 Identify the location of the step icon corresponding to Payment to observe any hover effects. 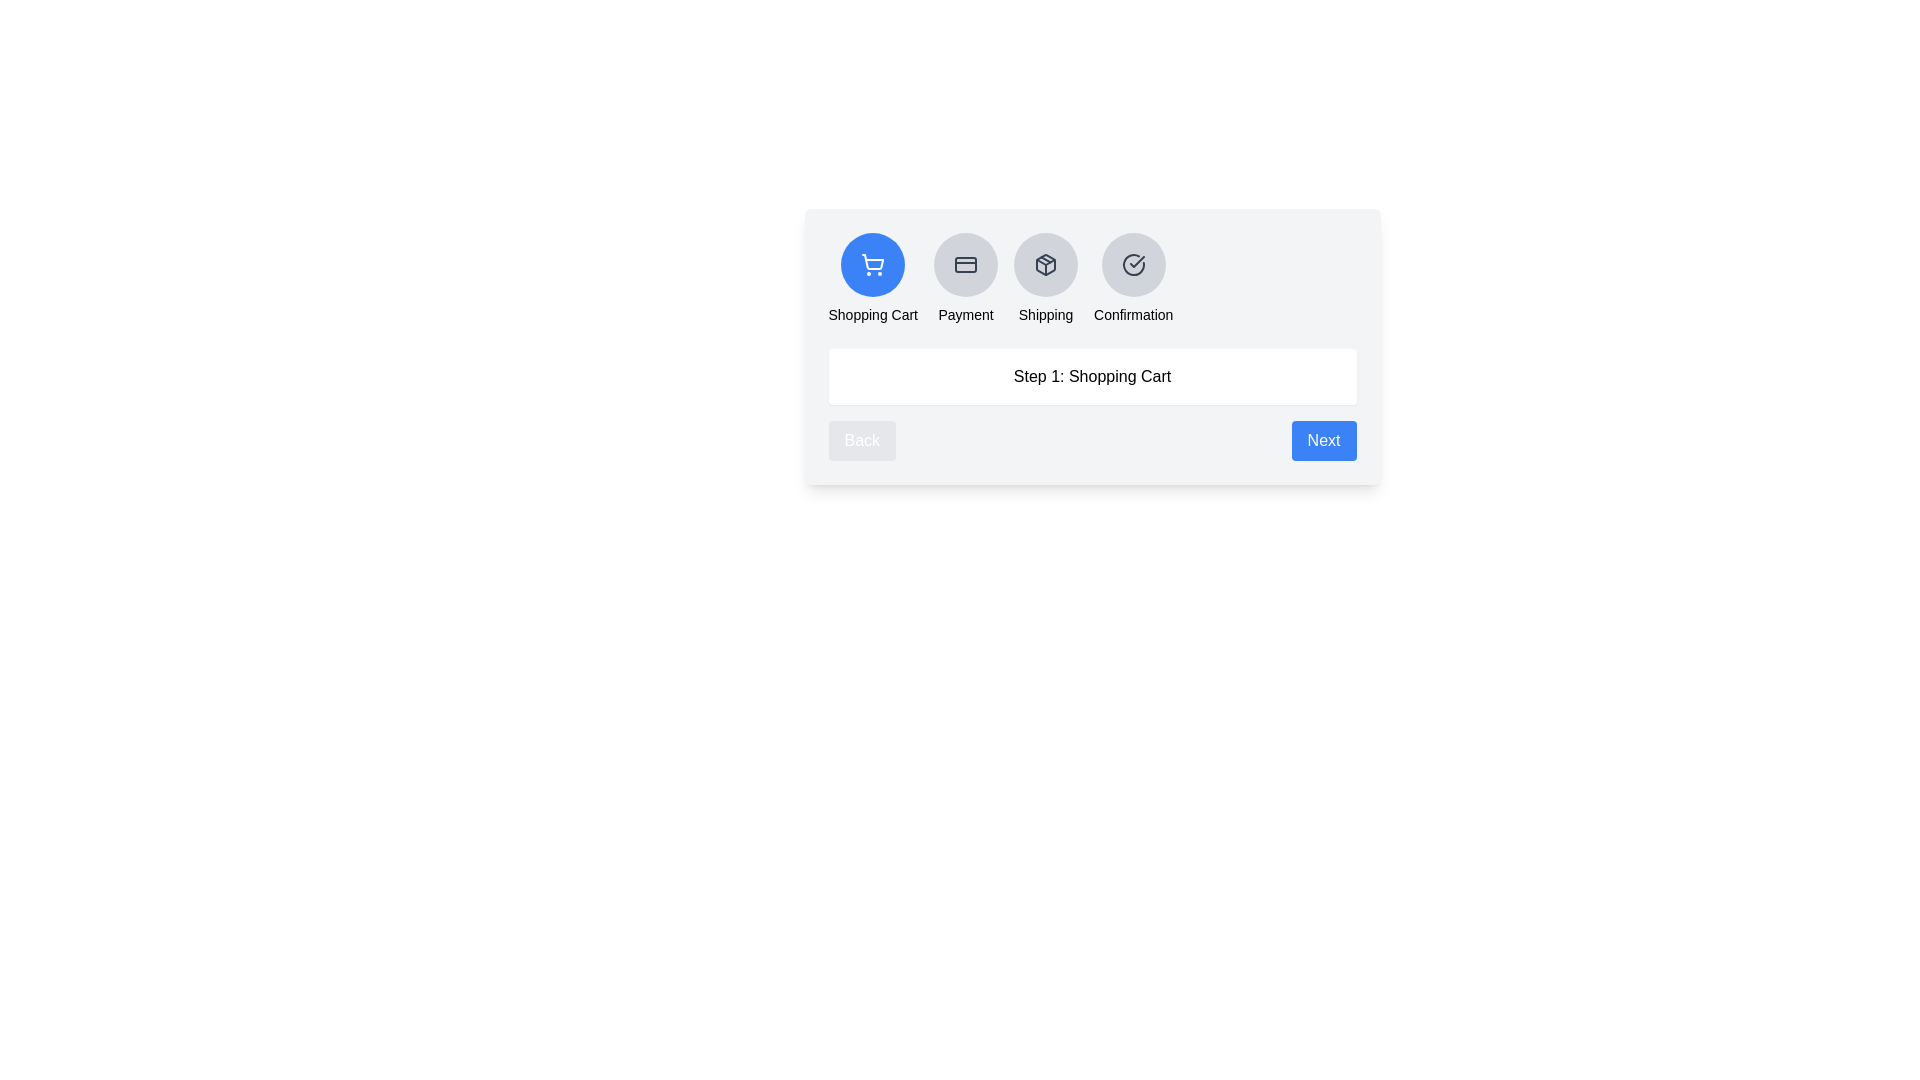
(965, 264).